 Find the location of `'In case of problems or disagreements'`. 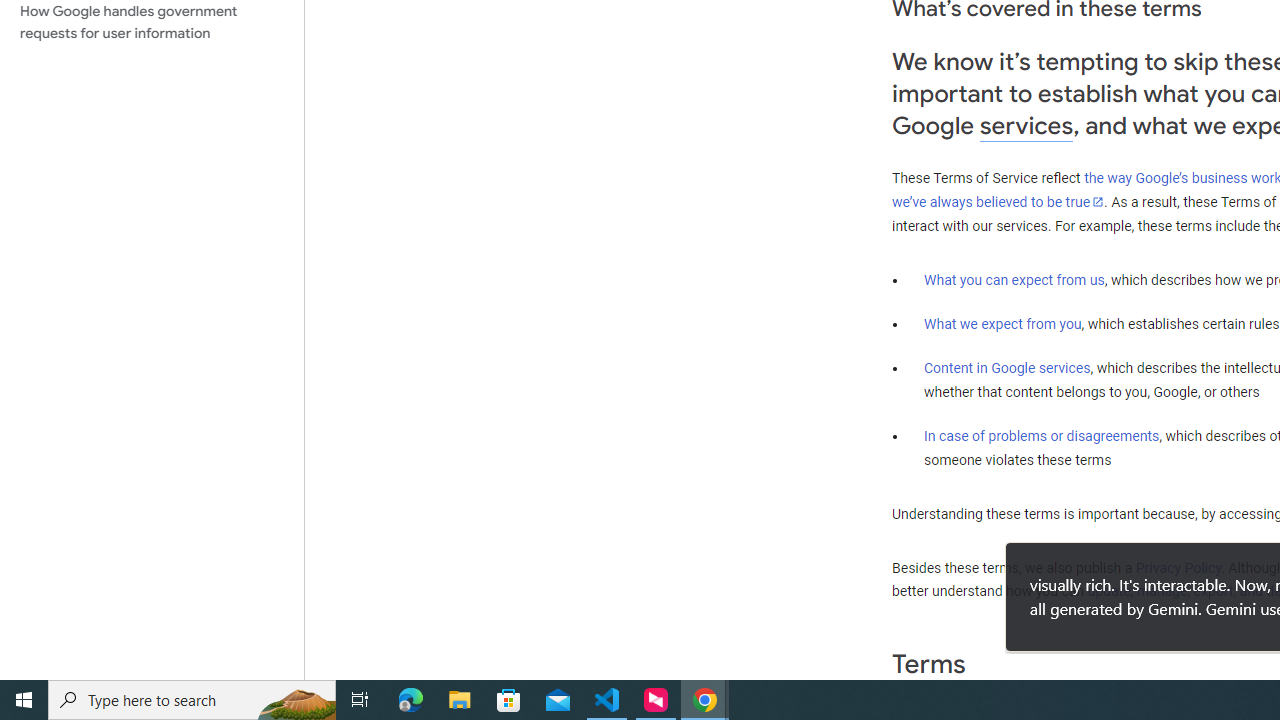

'In case of problems or disagreements' is located at coordinates (1040, 434).